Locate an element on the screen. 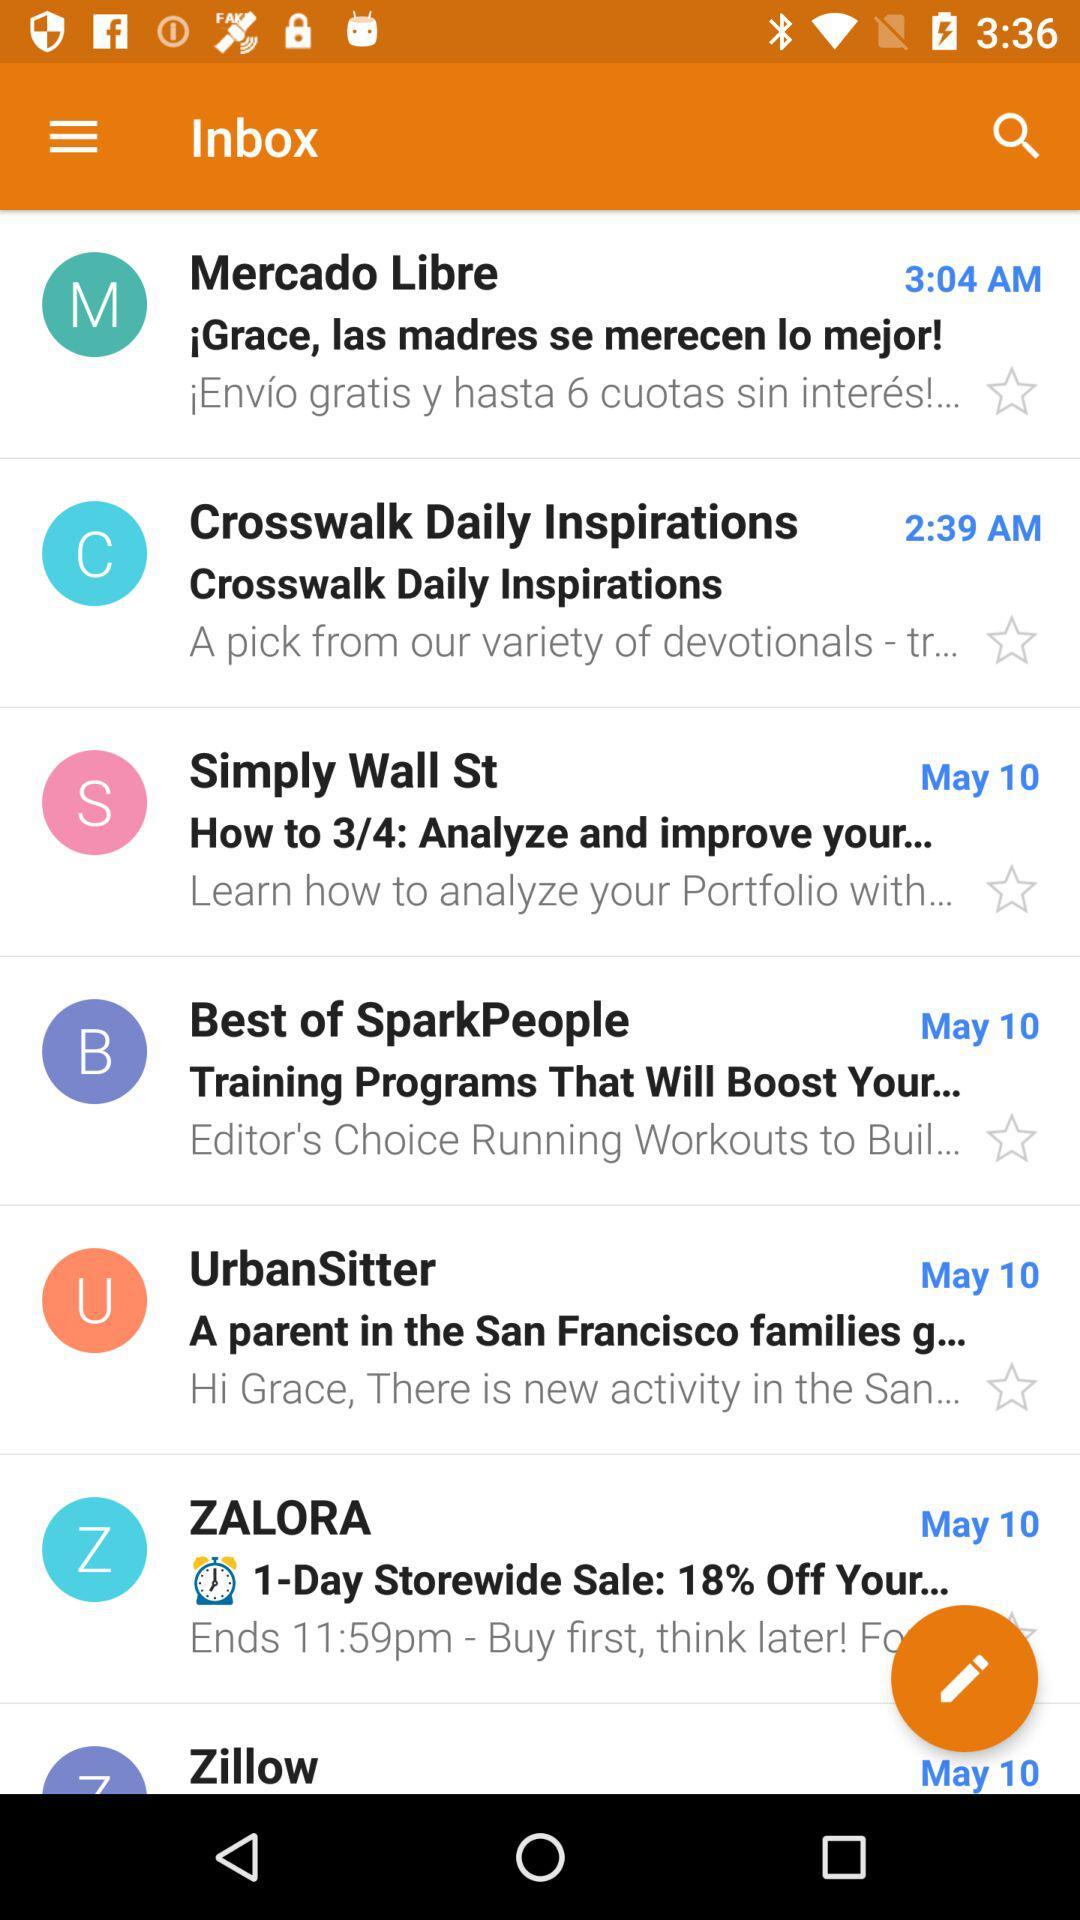 The width and height of the screenshot is (1080, 1920). the item at the bottom right corner is located at coordinates (963, 1678).